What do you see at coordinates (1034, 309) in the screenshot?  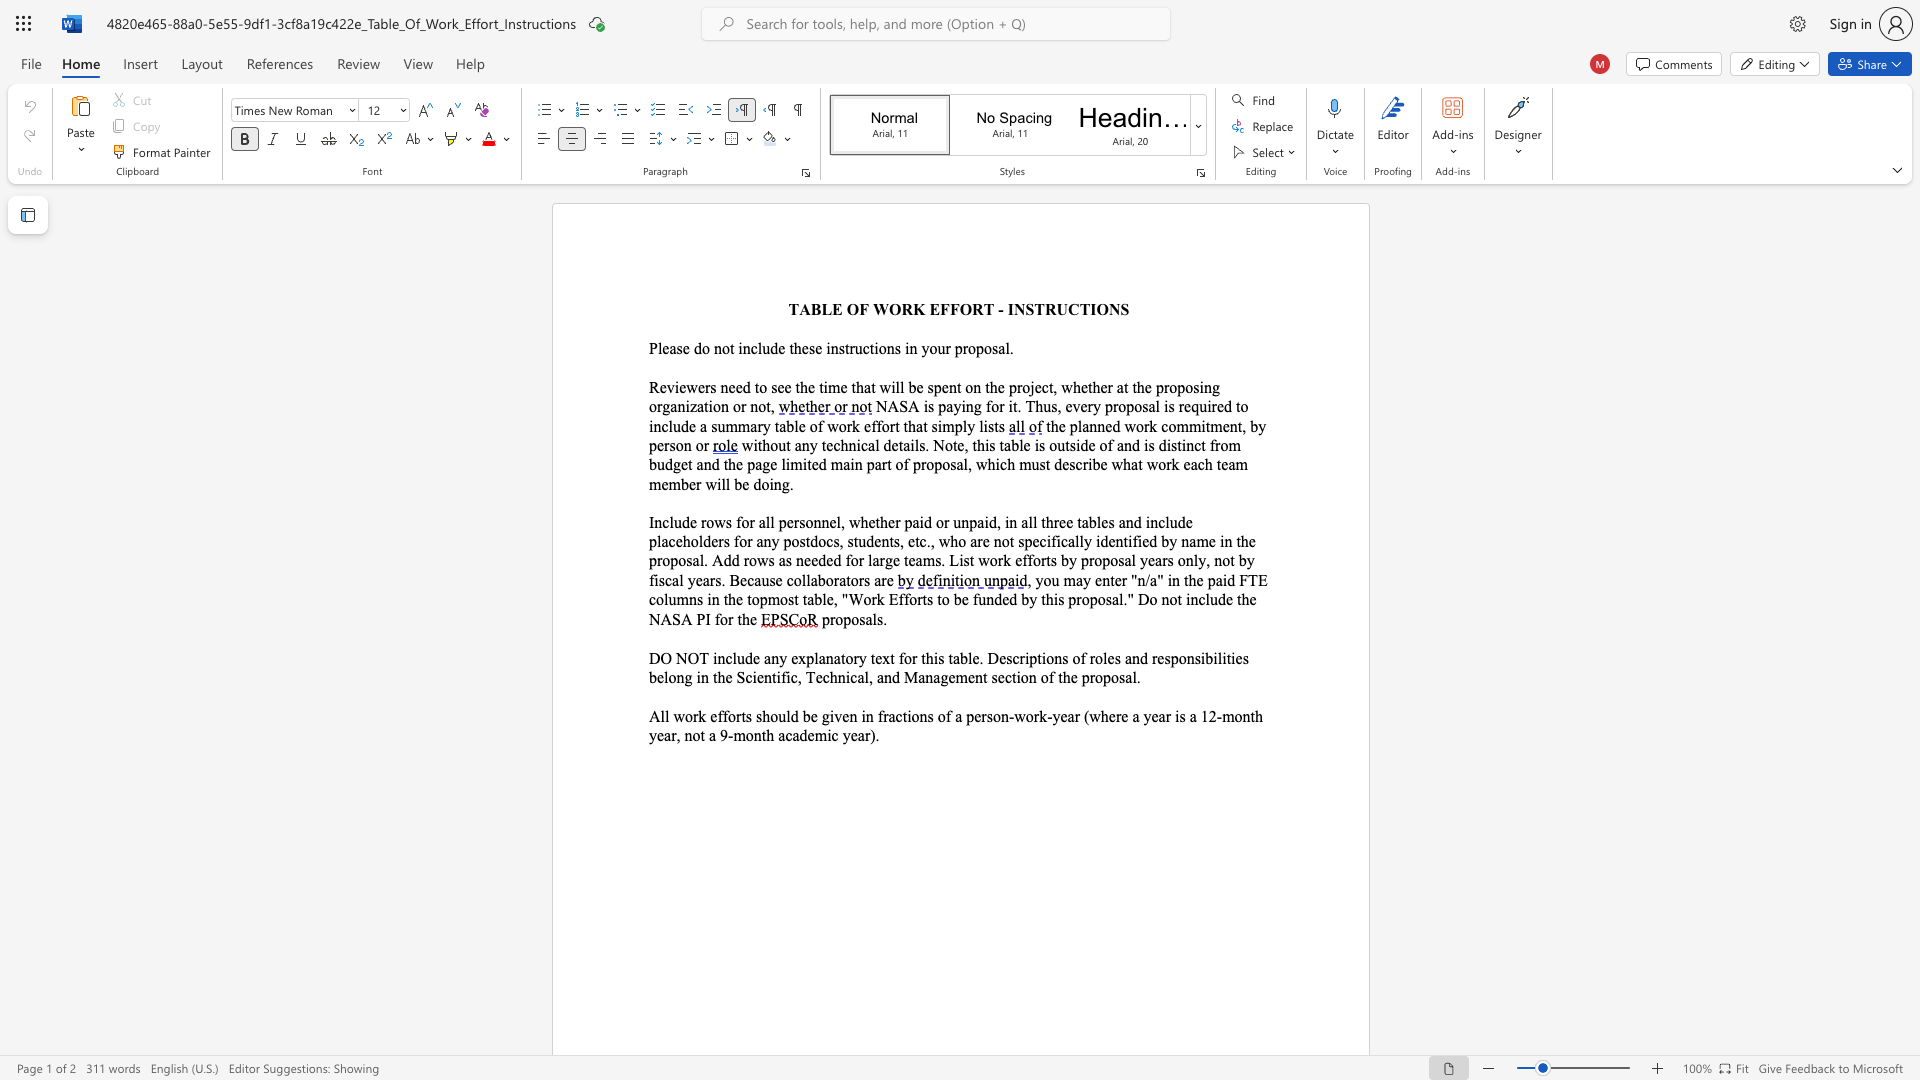 I see `the space between the continuous character "S" and "T" in the text` at bounding box center [1034, 309].